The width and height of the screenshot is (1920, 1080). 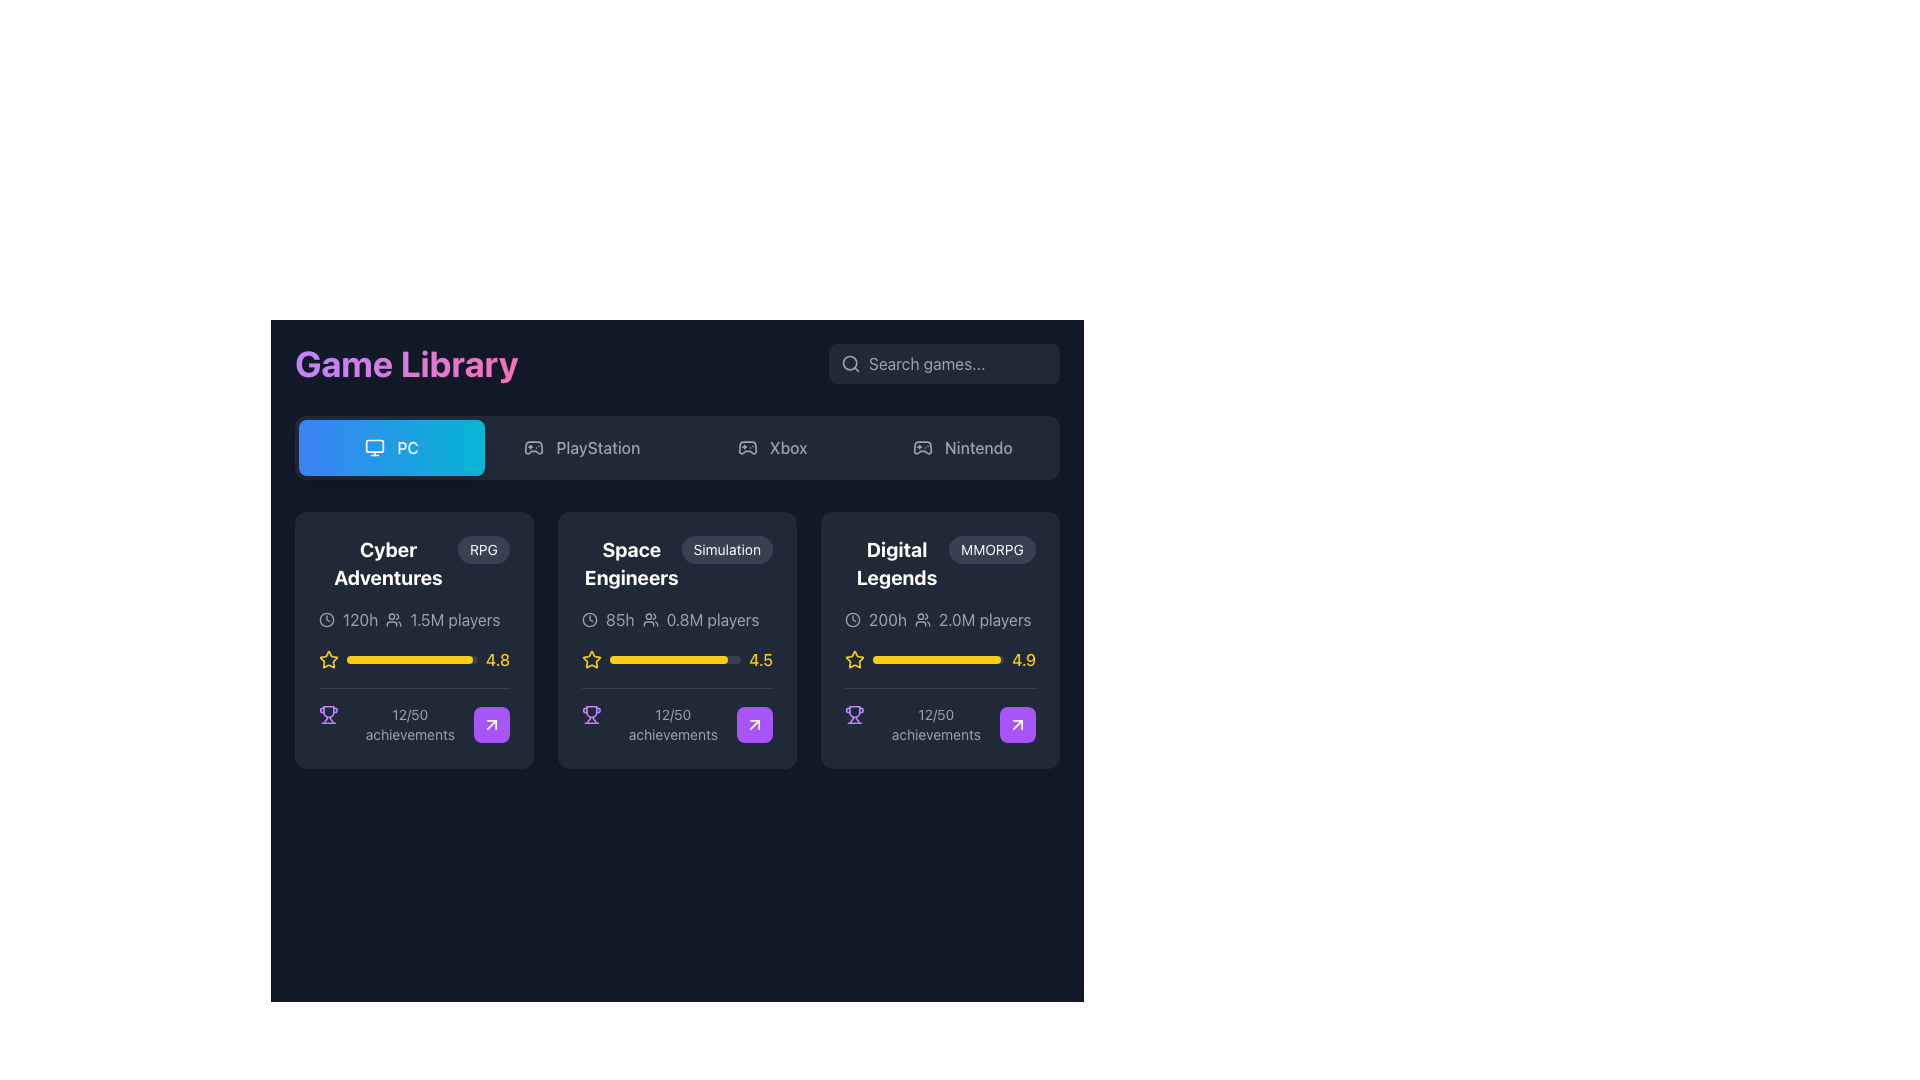 What do you see at coordinates (937, 659) in the screenshot?
I see `the progress bar located within the 'Digital Legends' card, positioned below the star icon and the rating text '4.9'` at bounding box center [937, 659].